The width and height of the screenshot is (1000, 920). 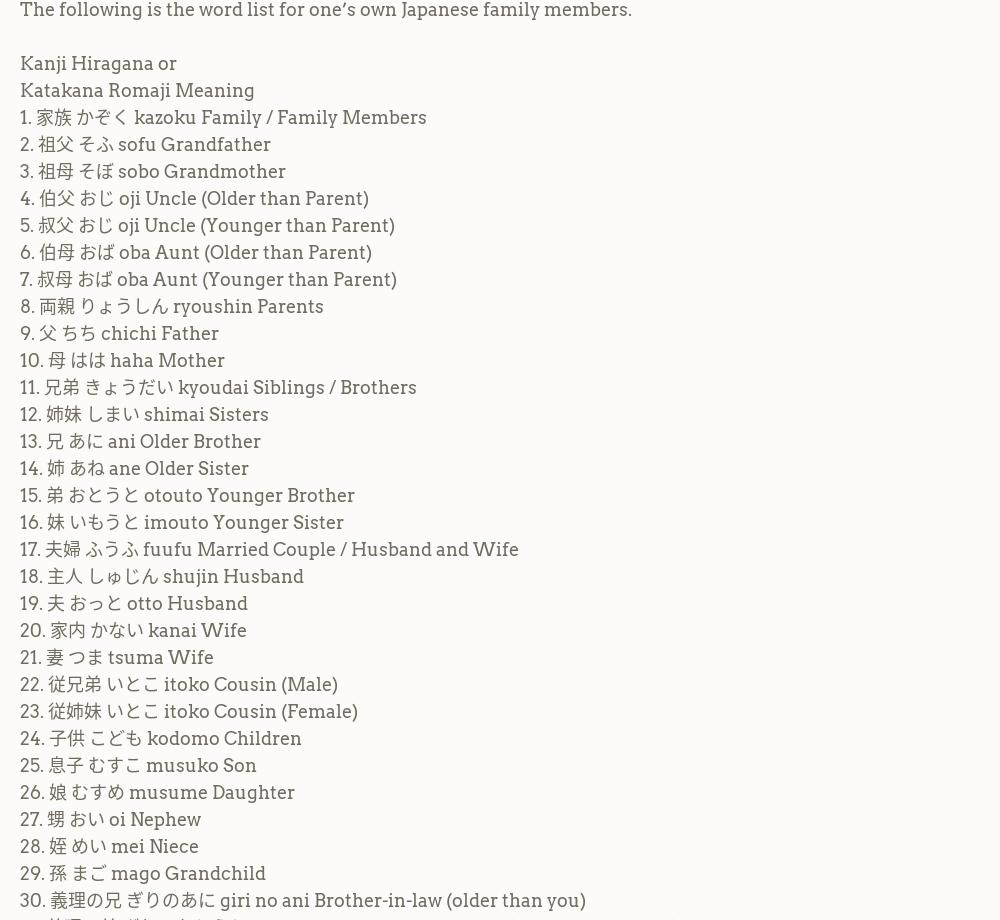 What do you see at coordinates (145, 142) in the screenshot?
I see `'2.	祖父	そふ	sofu	Grandfather'` at bounding box center [145, 142].